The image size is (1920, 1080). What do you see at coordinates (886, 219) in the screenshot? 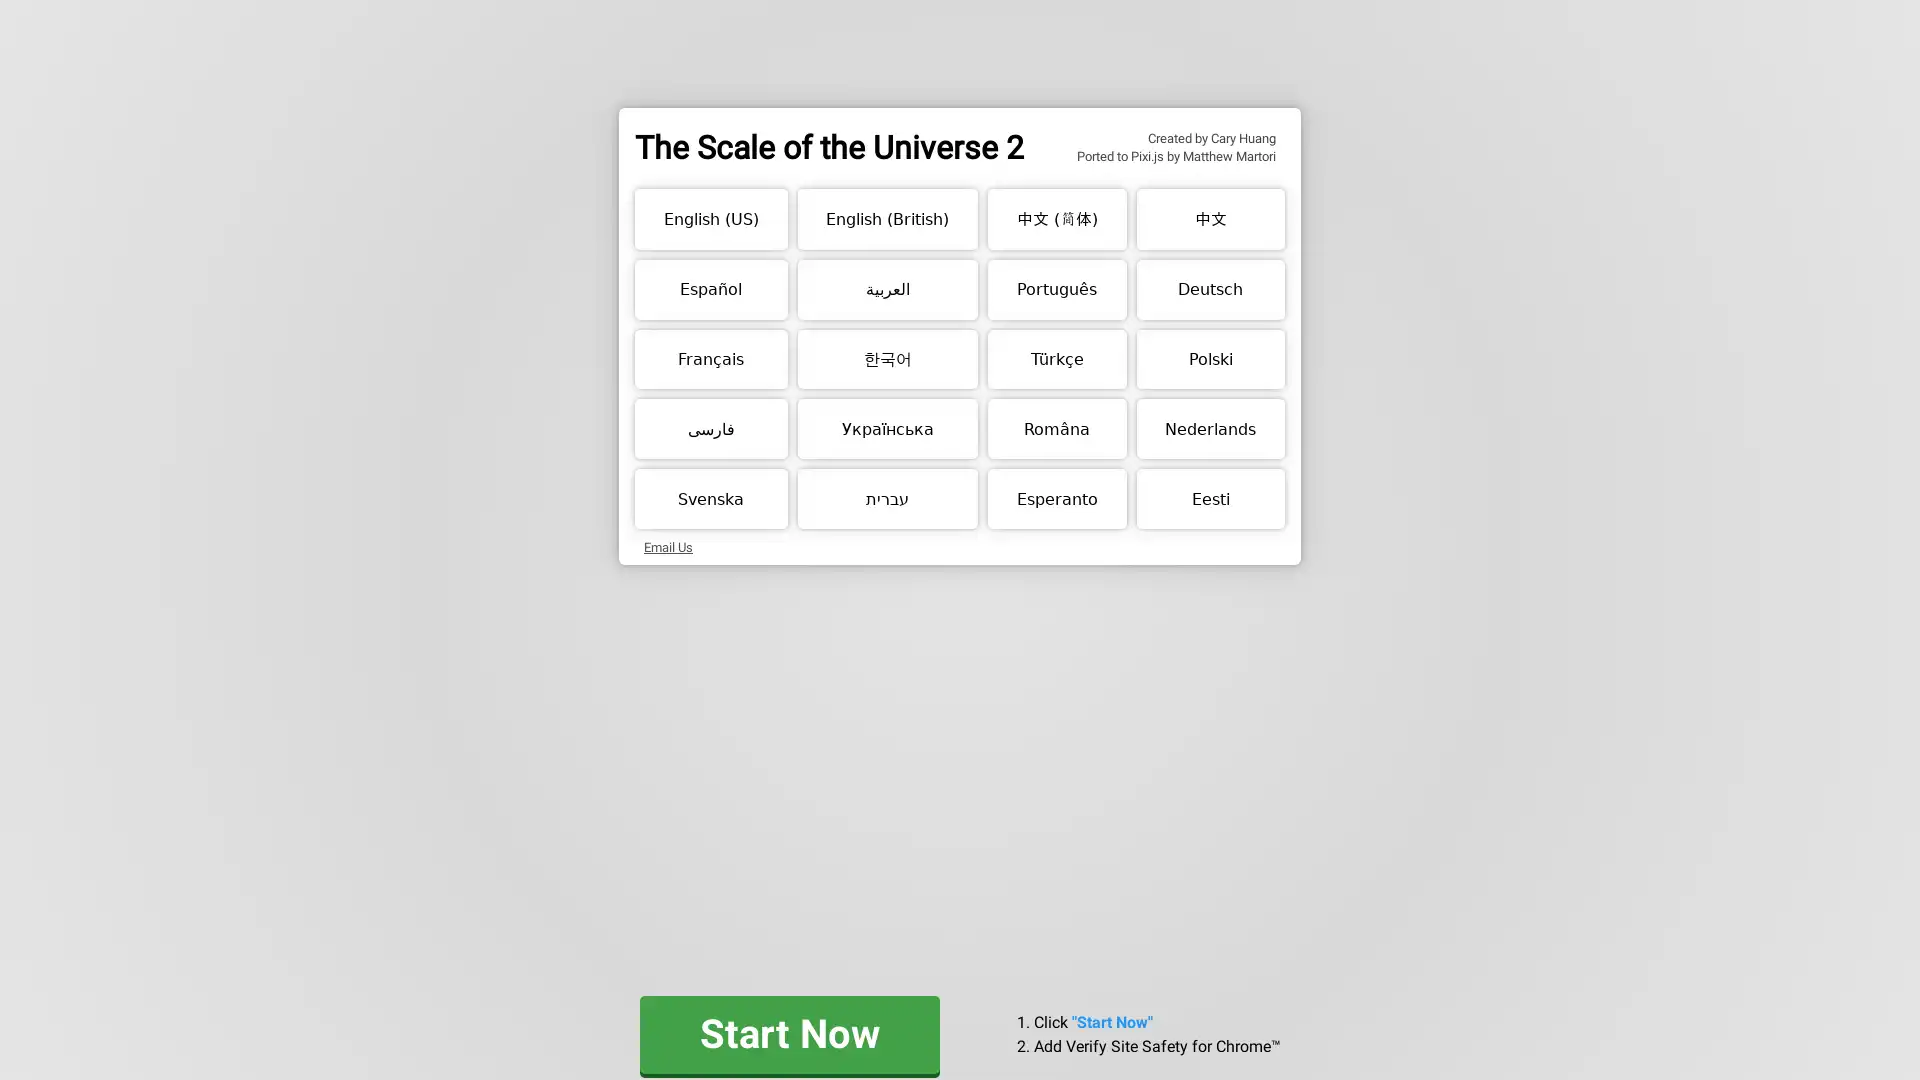
I see `English (British)` at bounding box center [886, 219].